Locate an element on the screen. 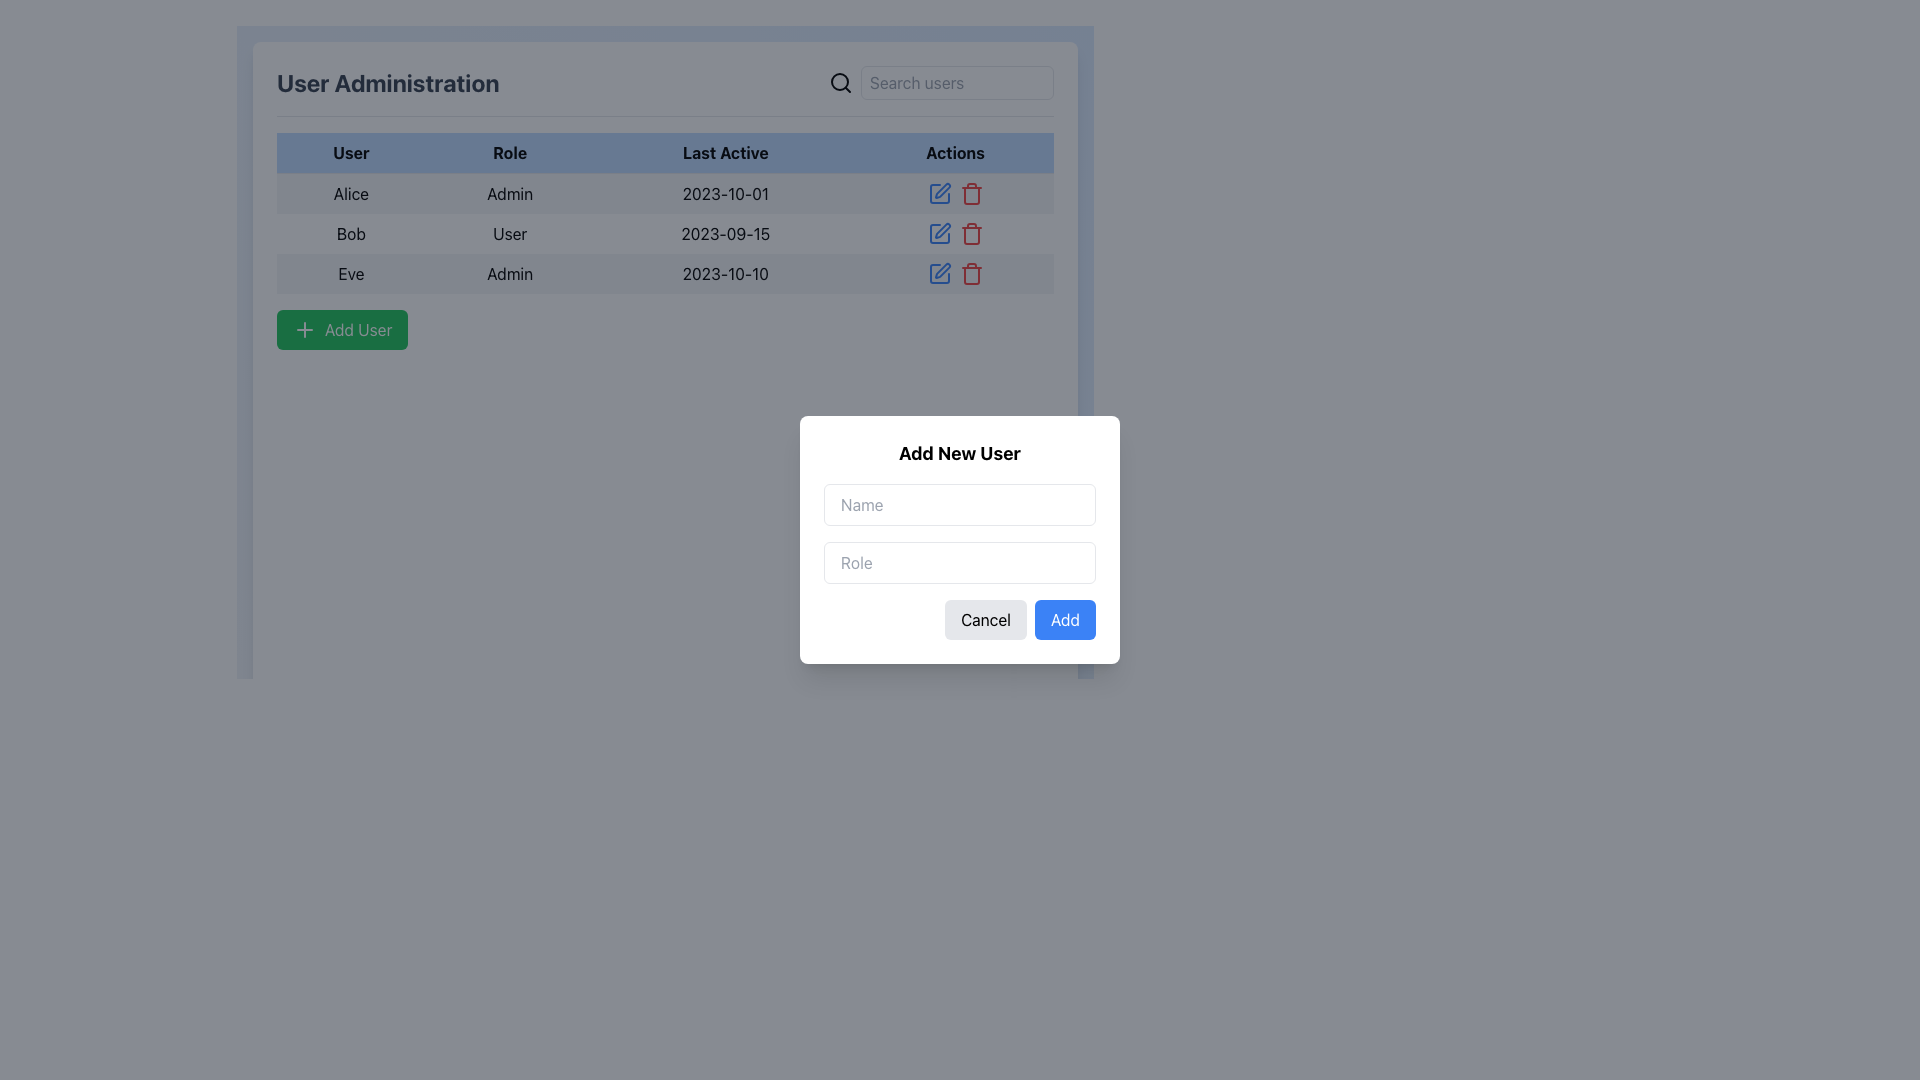  the 'Actions' column header TextLabel, which is located at the top-right area of the table interface is located at coordinates (954, 152).